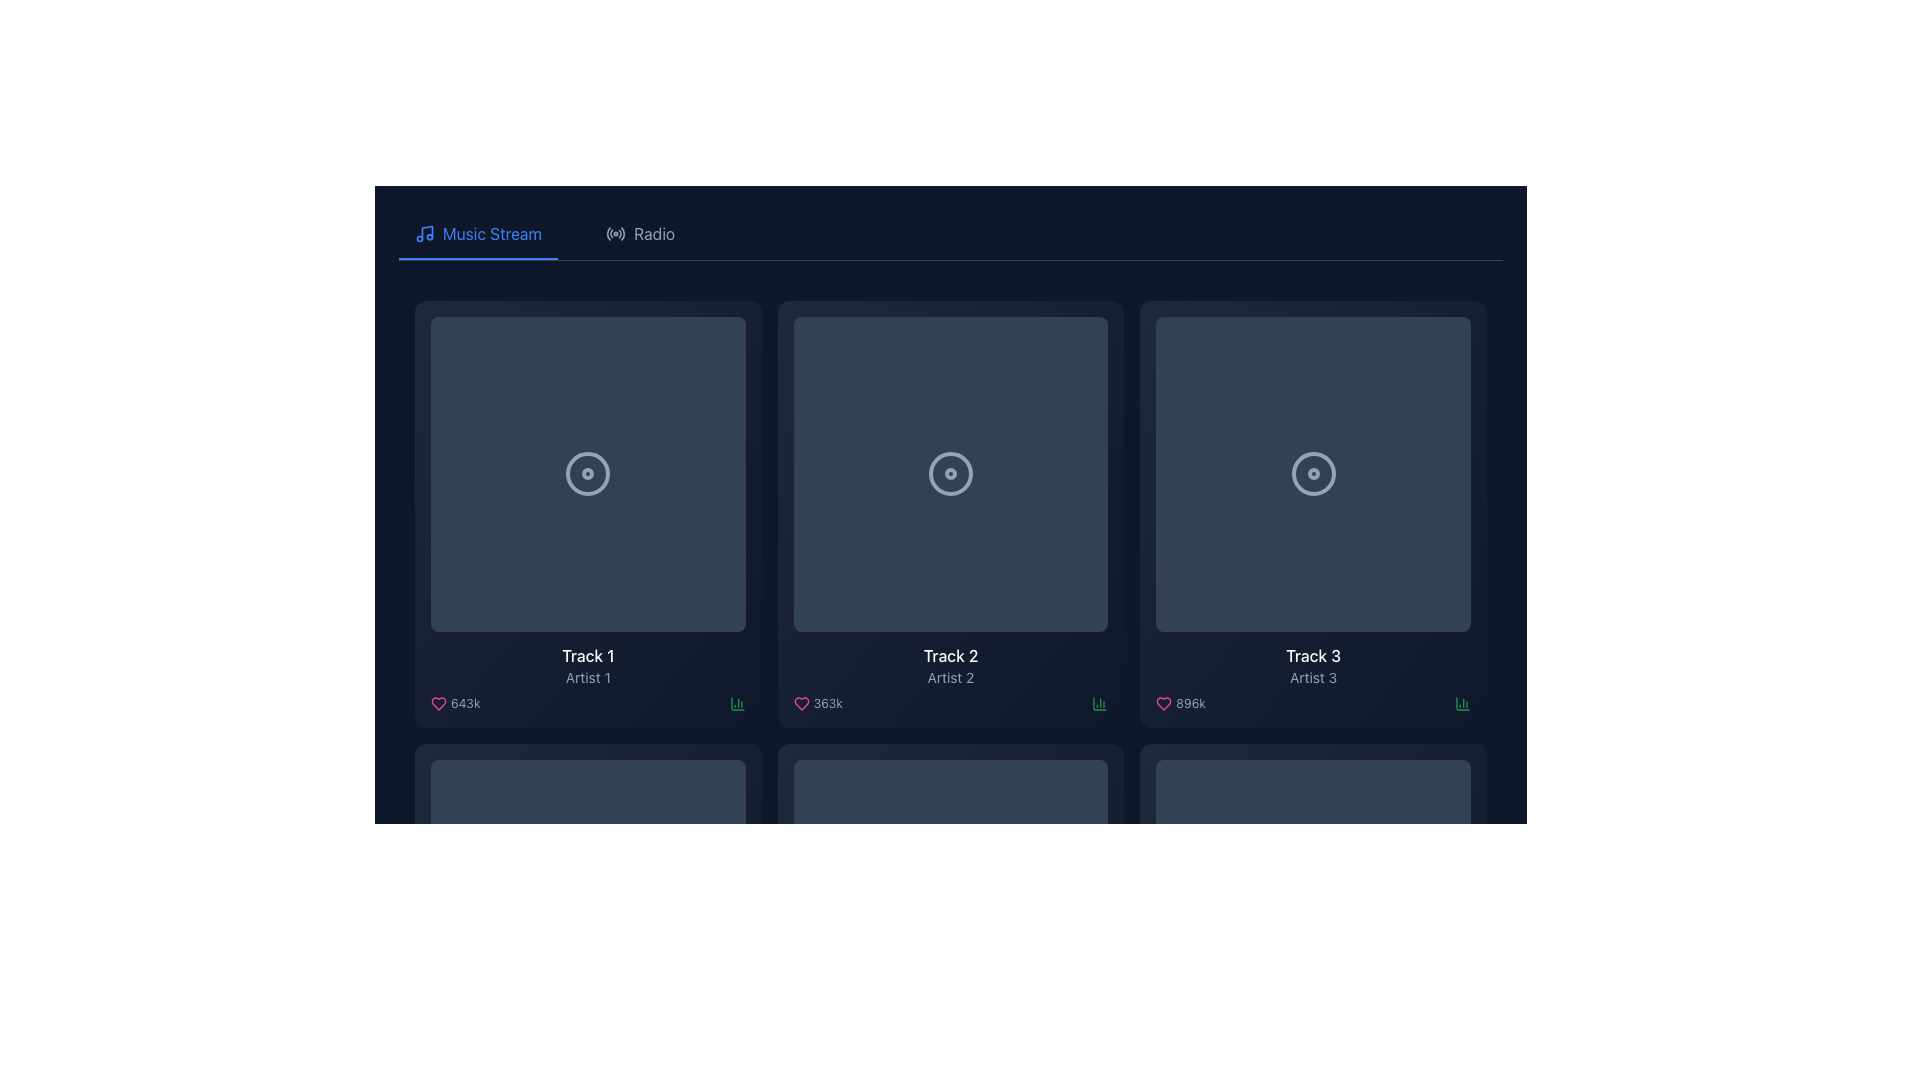 The width and height of the screenshot is (1920, 1080). Describe the element at coordinates (1099, 702) in the screenshot. I see `the bar chart icon located at the bottom right corner of the card for 'Track 1'` at that location.